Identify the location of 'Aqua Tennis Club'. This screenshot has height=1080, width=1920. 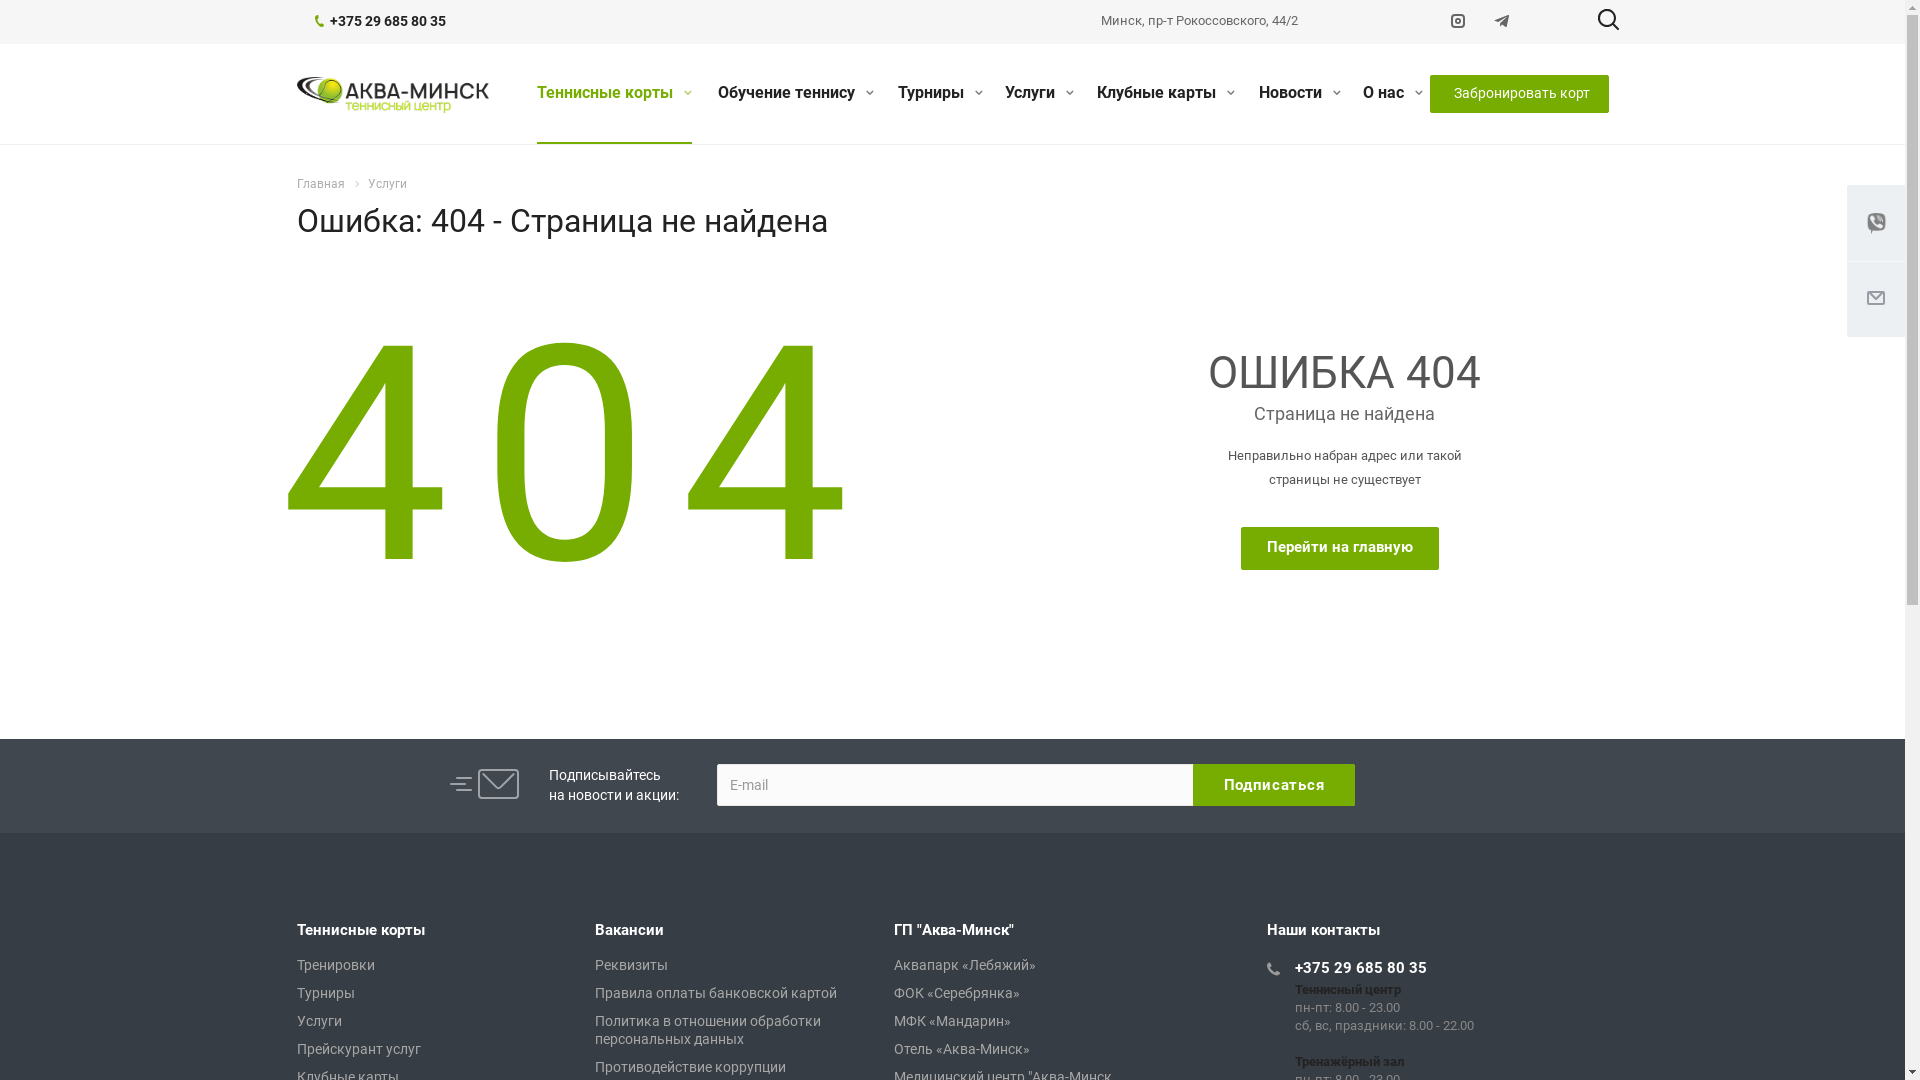
(392, 95).